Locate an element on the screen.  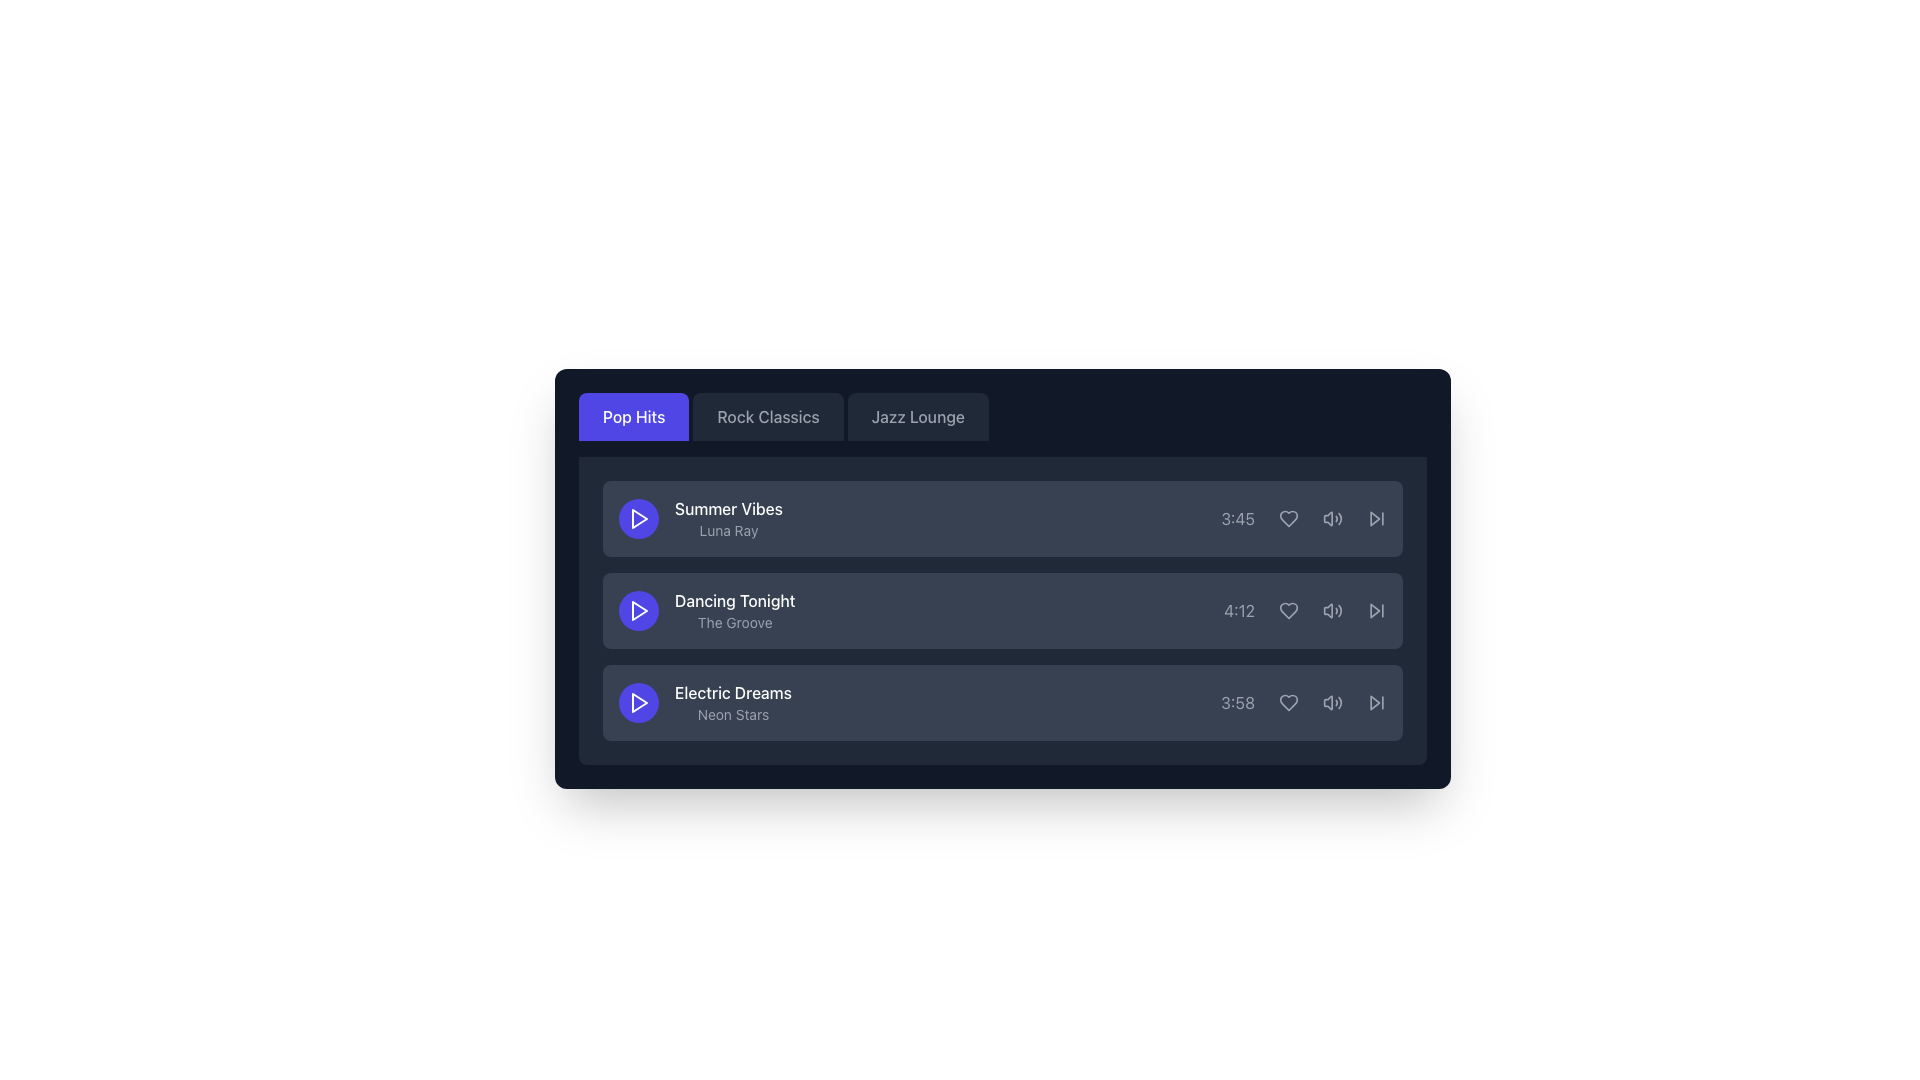
the text label displaying 'Luna Ray', which is styled in light gray and located below the title 'Summer Vibes' is located at coordinates (728, 530).